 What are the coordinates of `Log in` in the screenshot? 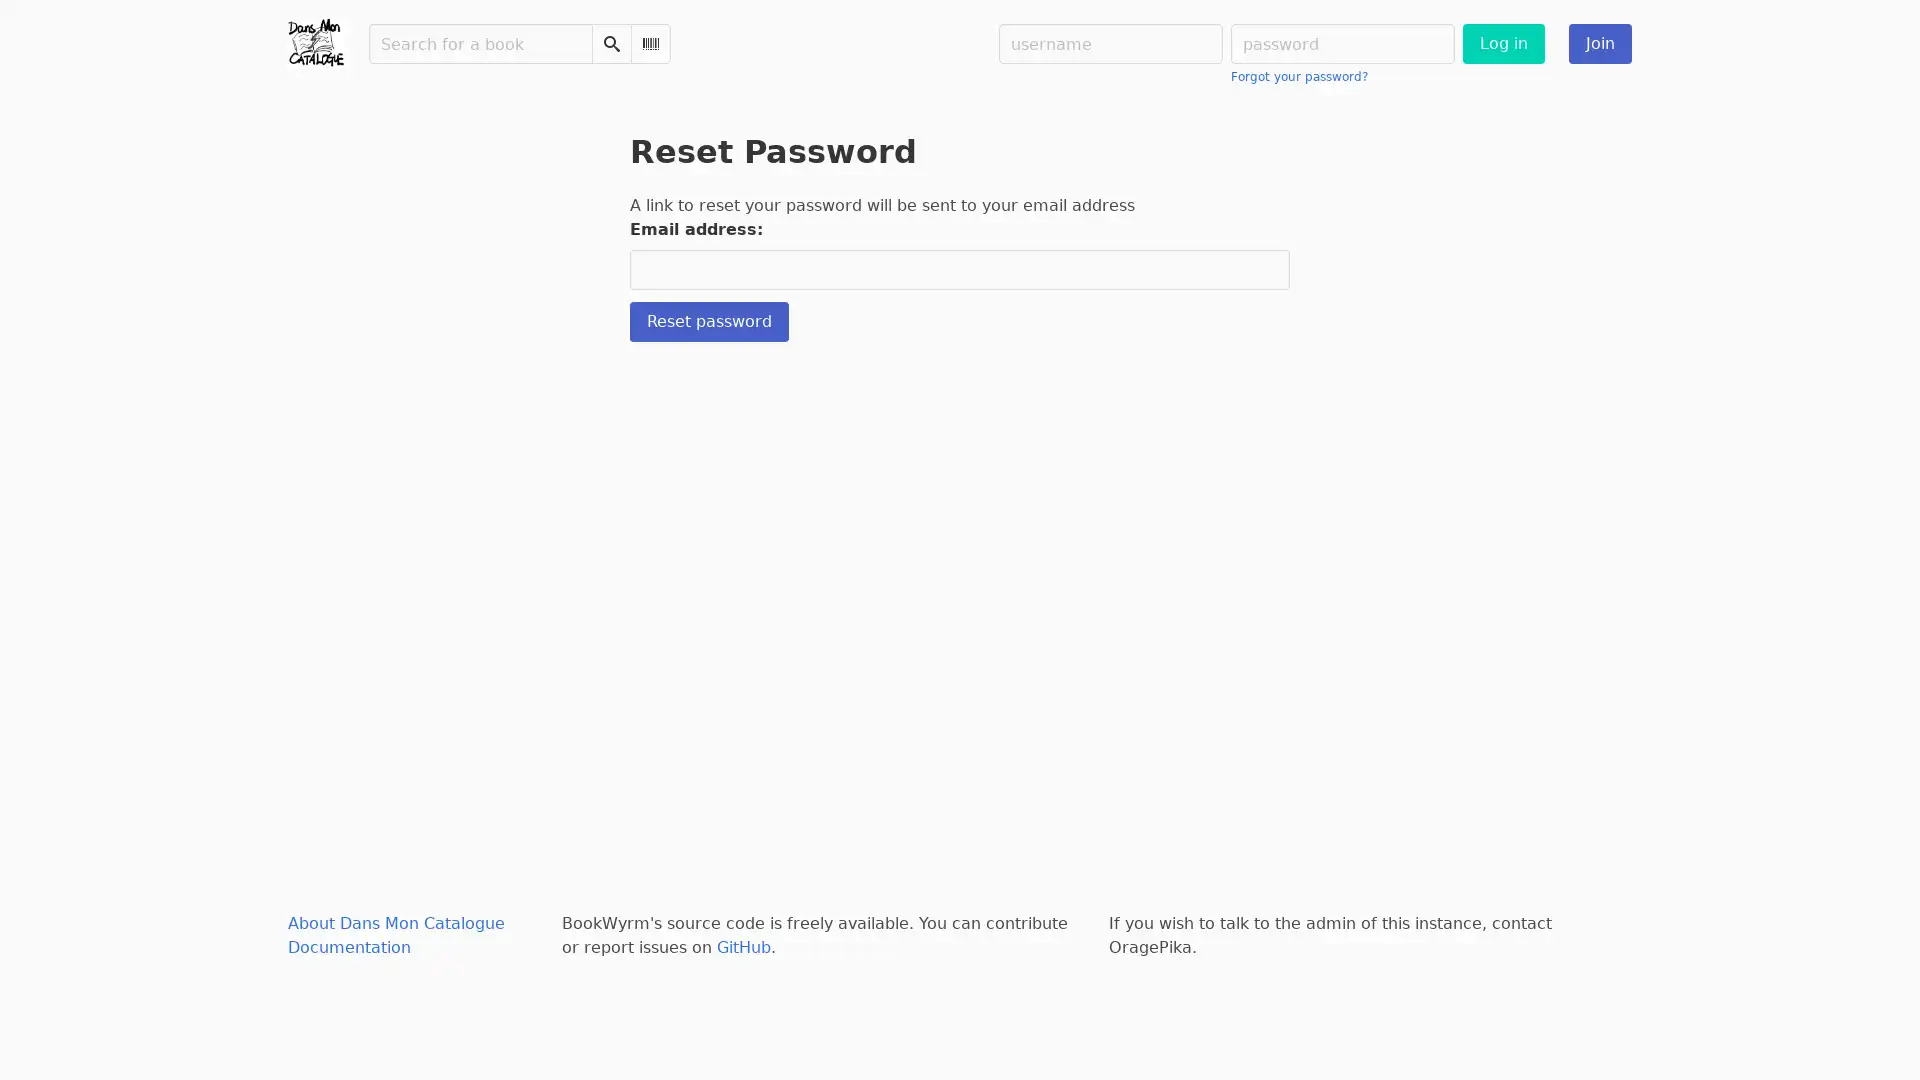 It's located at (1503, 43).